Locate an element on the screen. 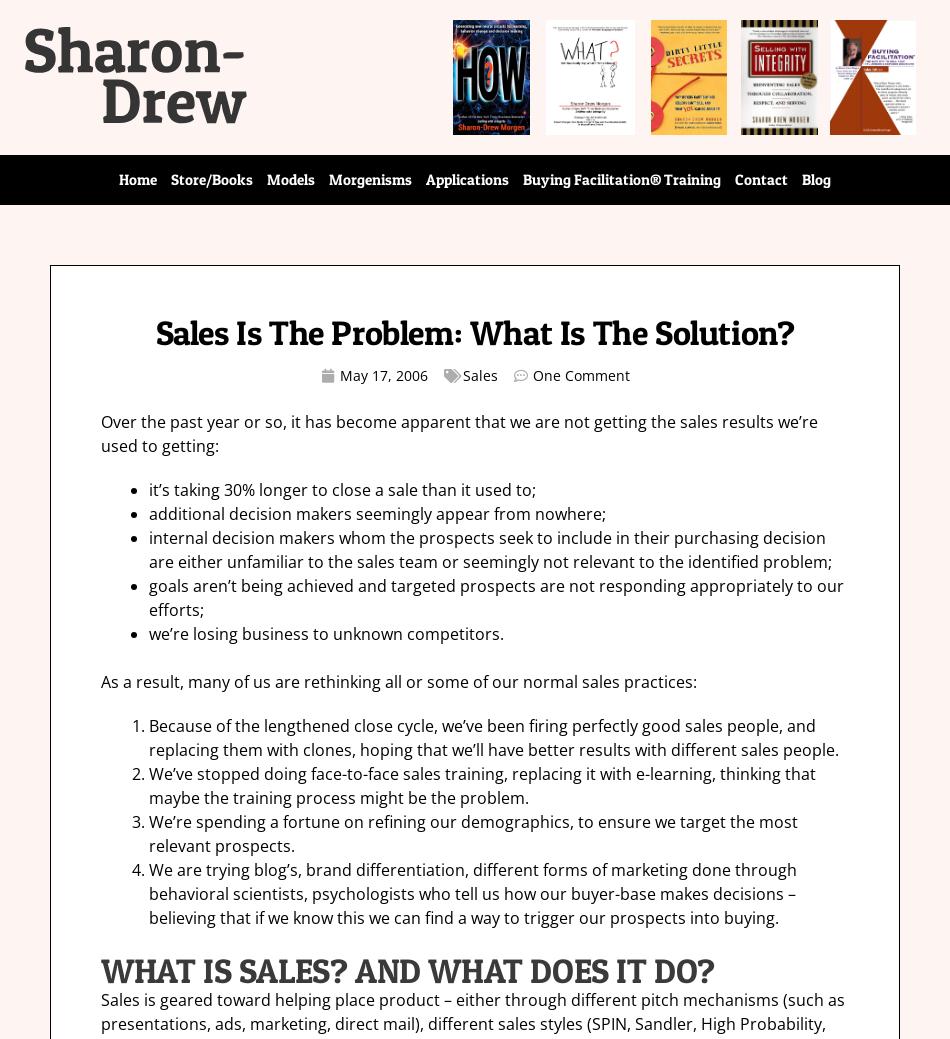 The width and height of the screenshot is (950, 1039). 'We’re spending a fortune on refining our demographics, to ensure we target the most relevant prospects.' is located at coordinates (472, 833).